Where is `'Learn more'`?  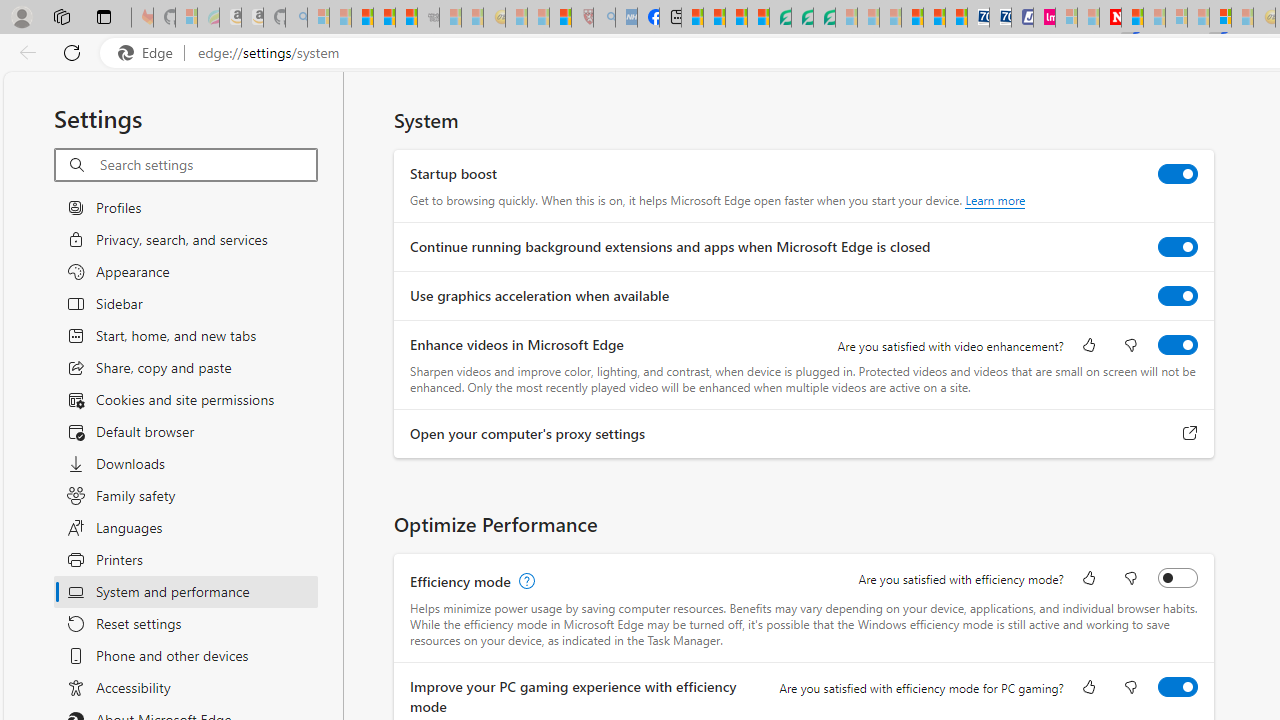 'Learn more' is located at coordinates (995, 200).